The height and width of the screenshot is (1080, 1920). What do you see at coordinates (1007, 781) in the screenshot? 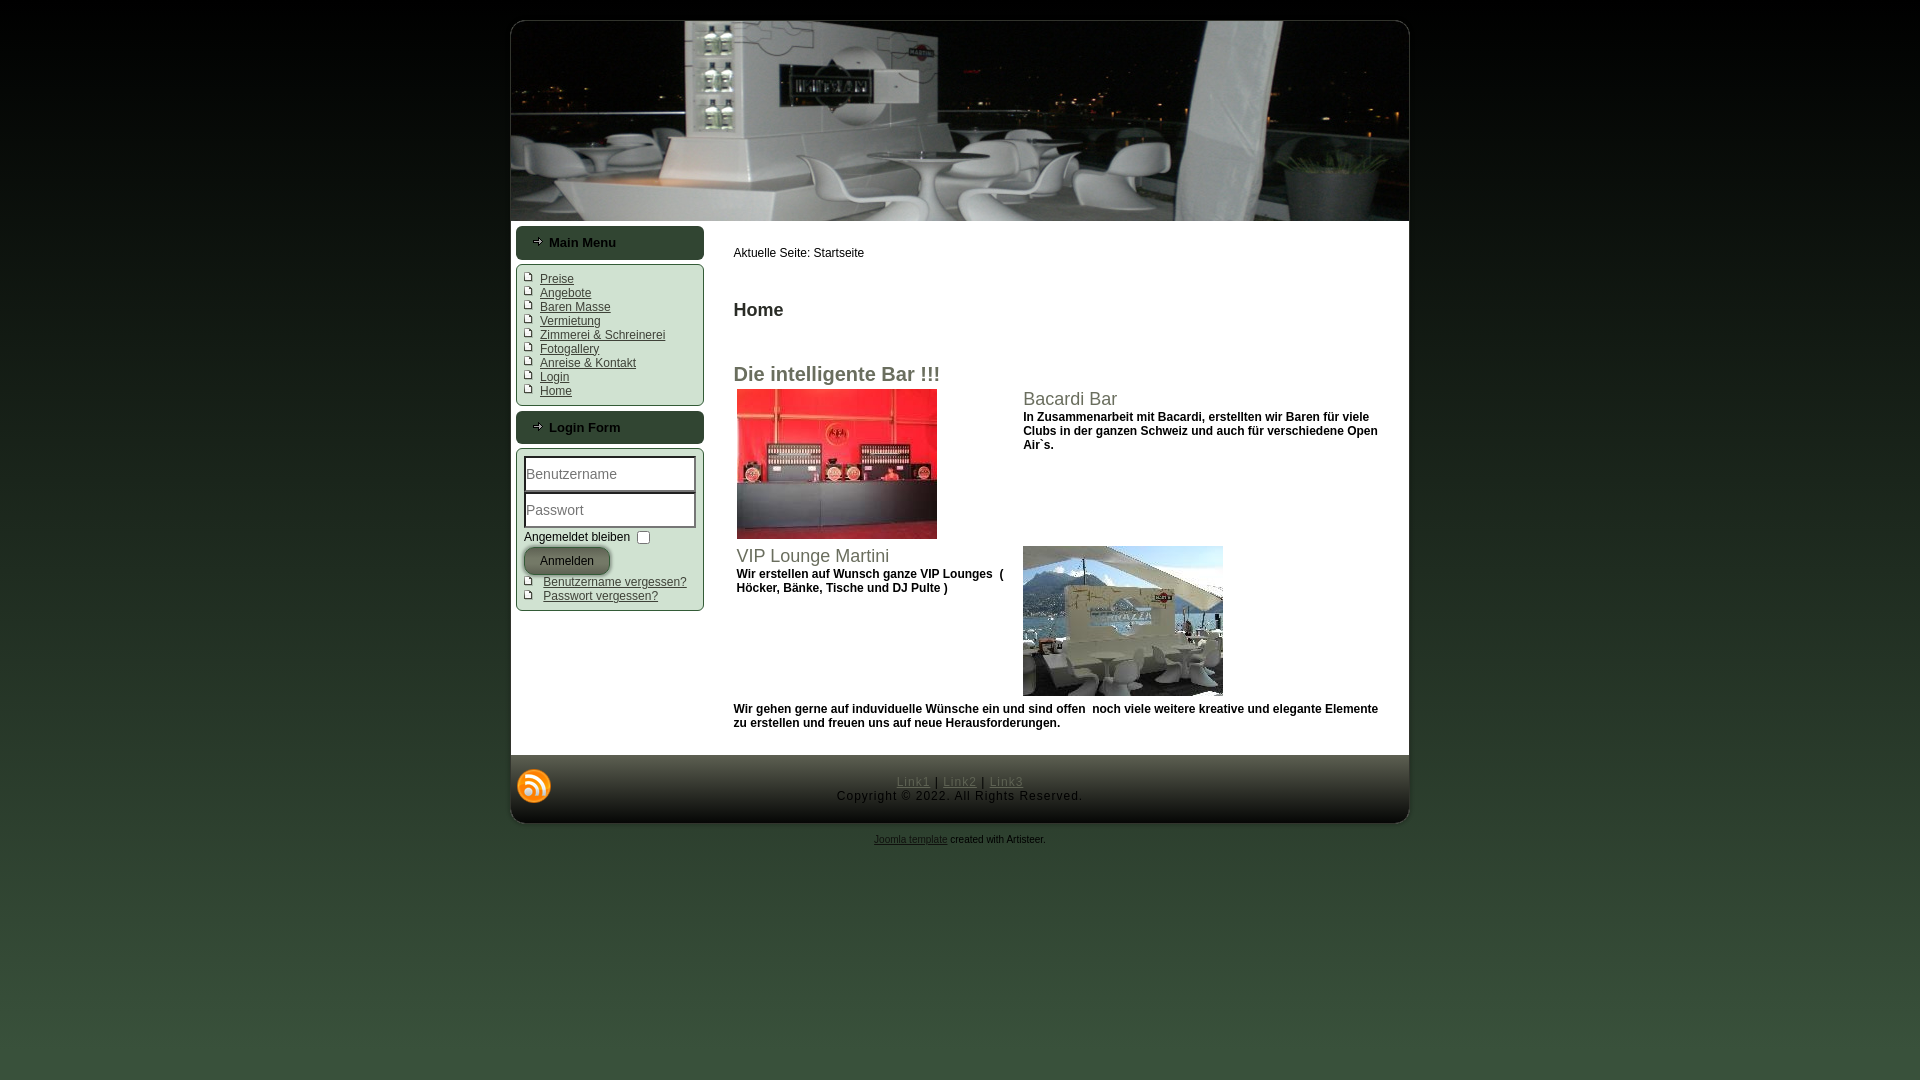
I see `'Link3'` at bounding box center [1007, 781].